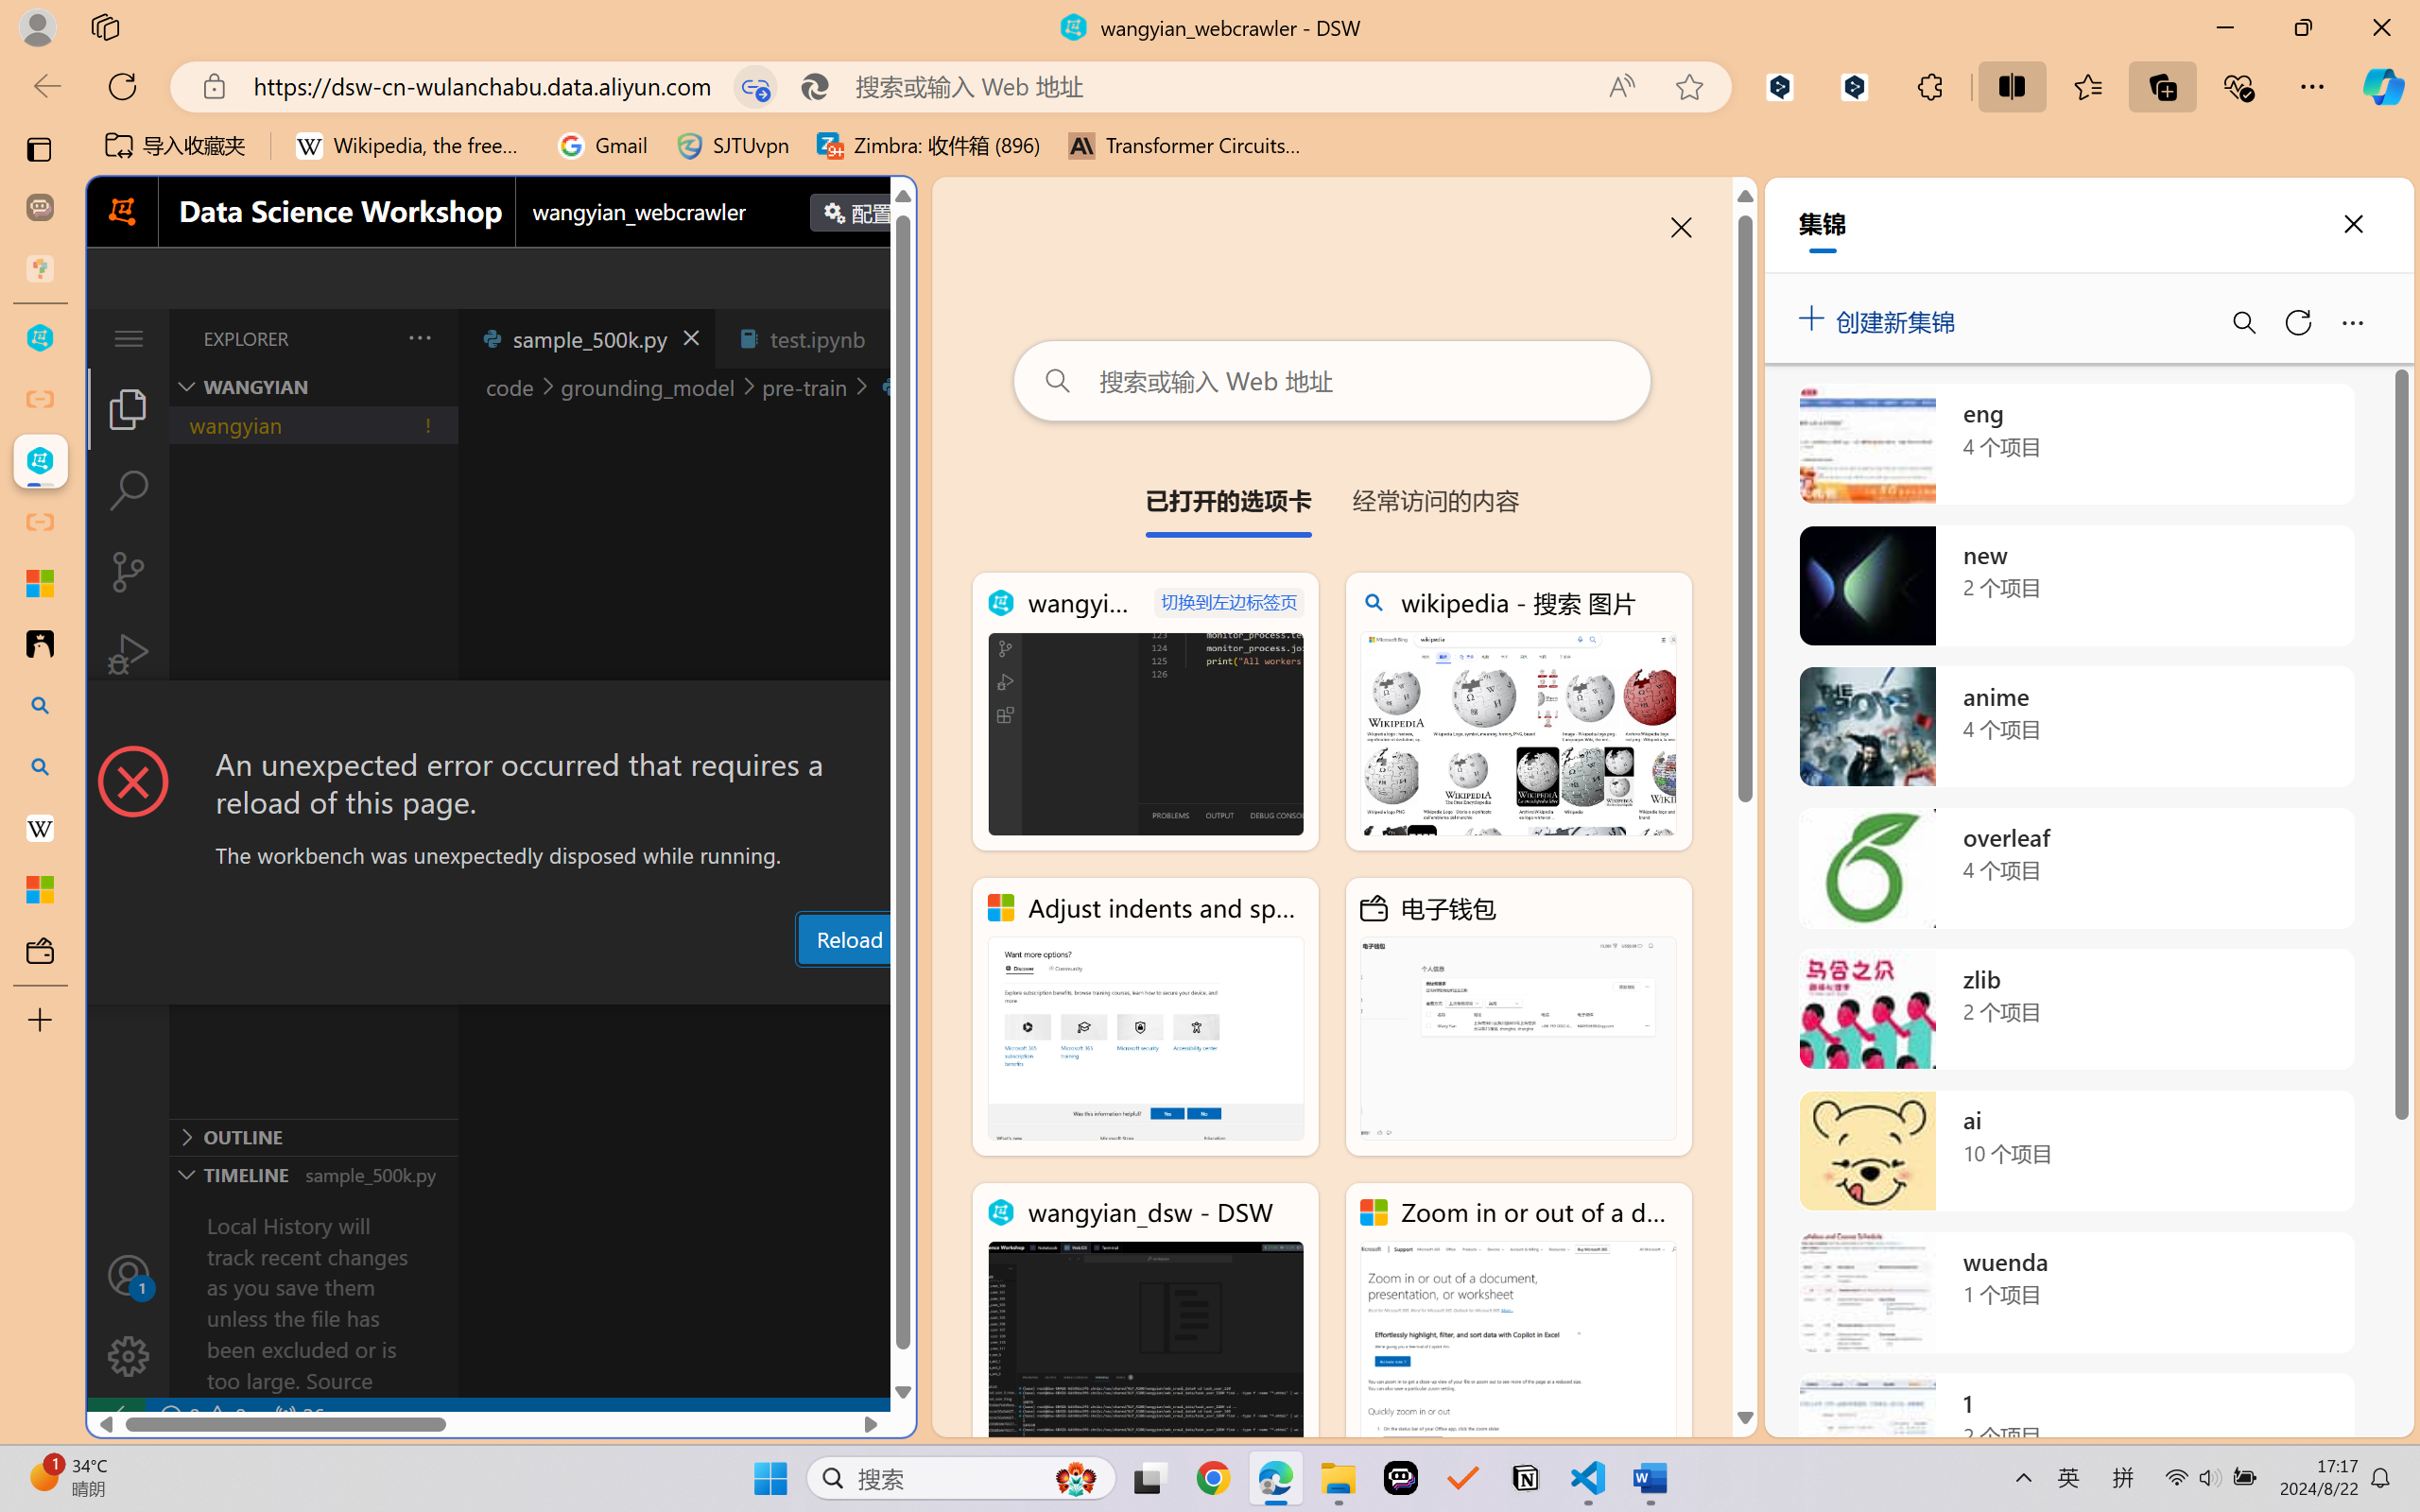 The width and height of the screenshot is (2420, 1512). What do you see at coordinates (313, 1135) in the screenshot?
I see `'Outline Section'` at bounding box center [313, 1135].